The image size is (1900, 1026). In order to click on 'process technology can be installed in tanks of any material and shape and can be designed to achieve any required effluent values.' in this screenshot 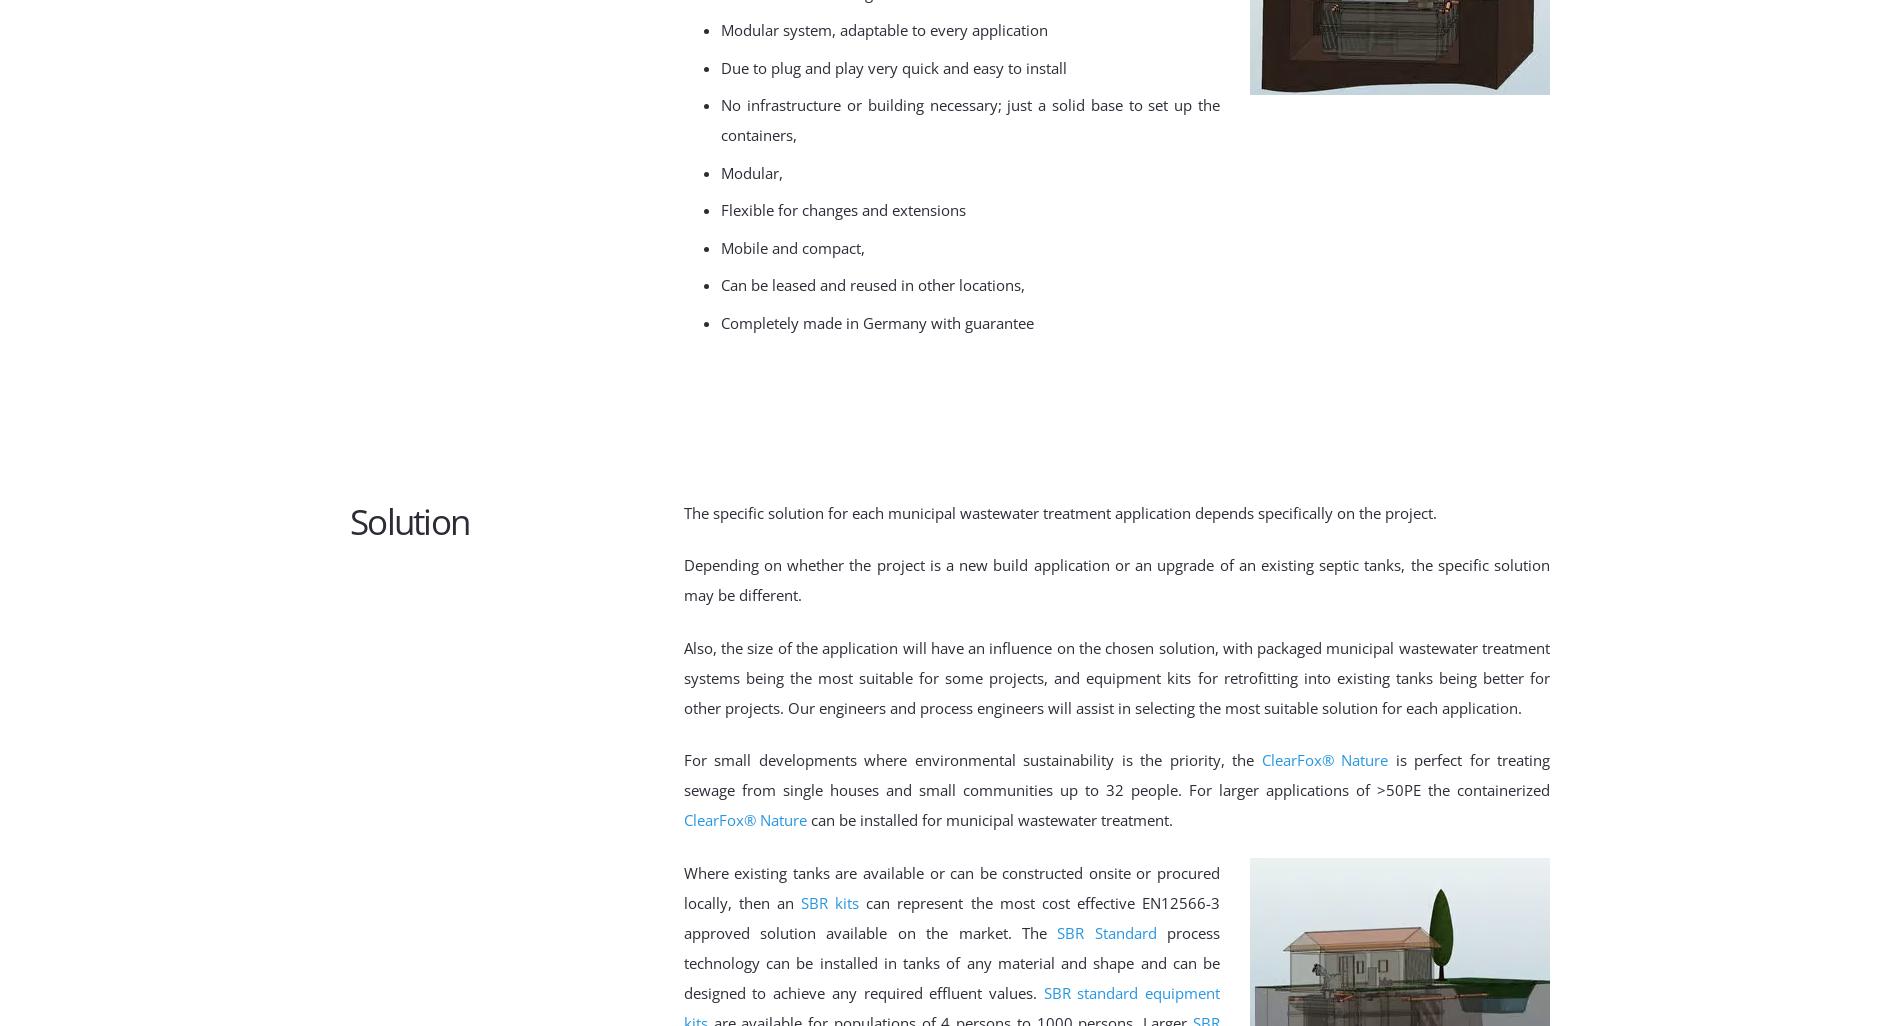, I will do `click(951, 961)`.